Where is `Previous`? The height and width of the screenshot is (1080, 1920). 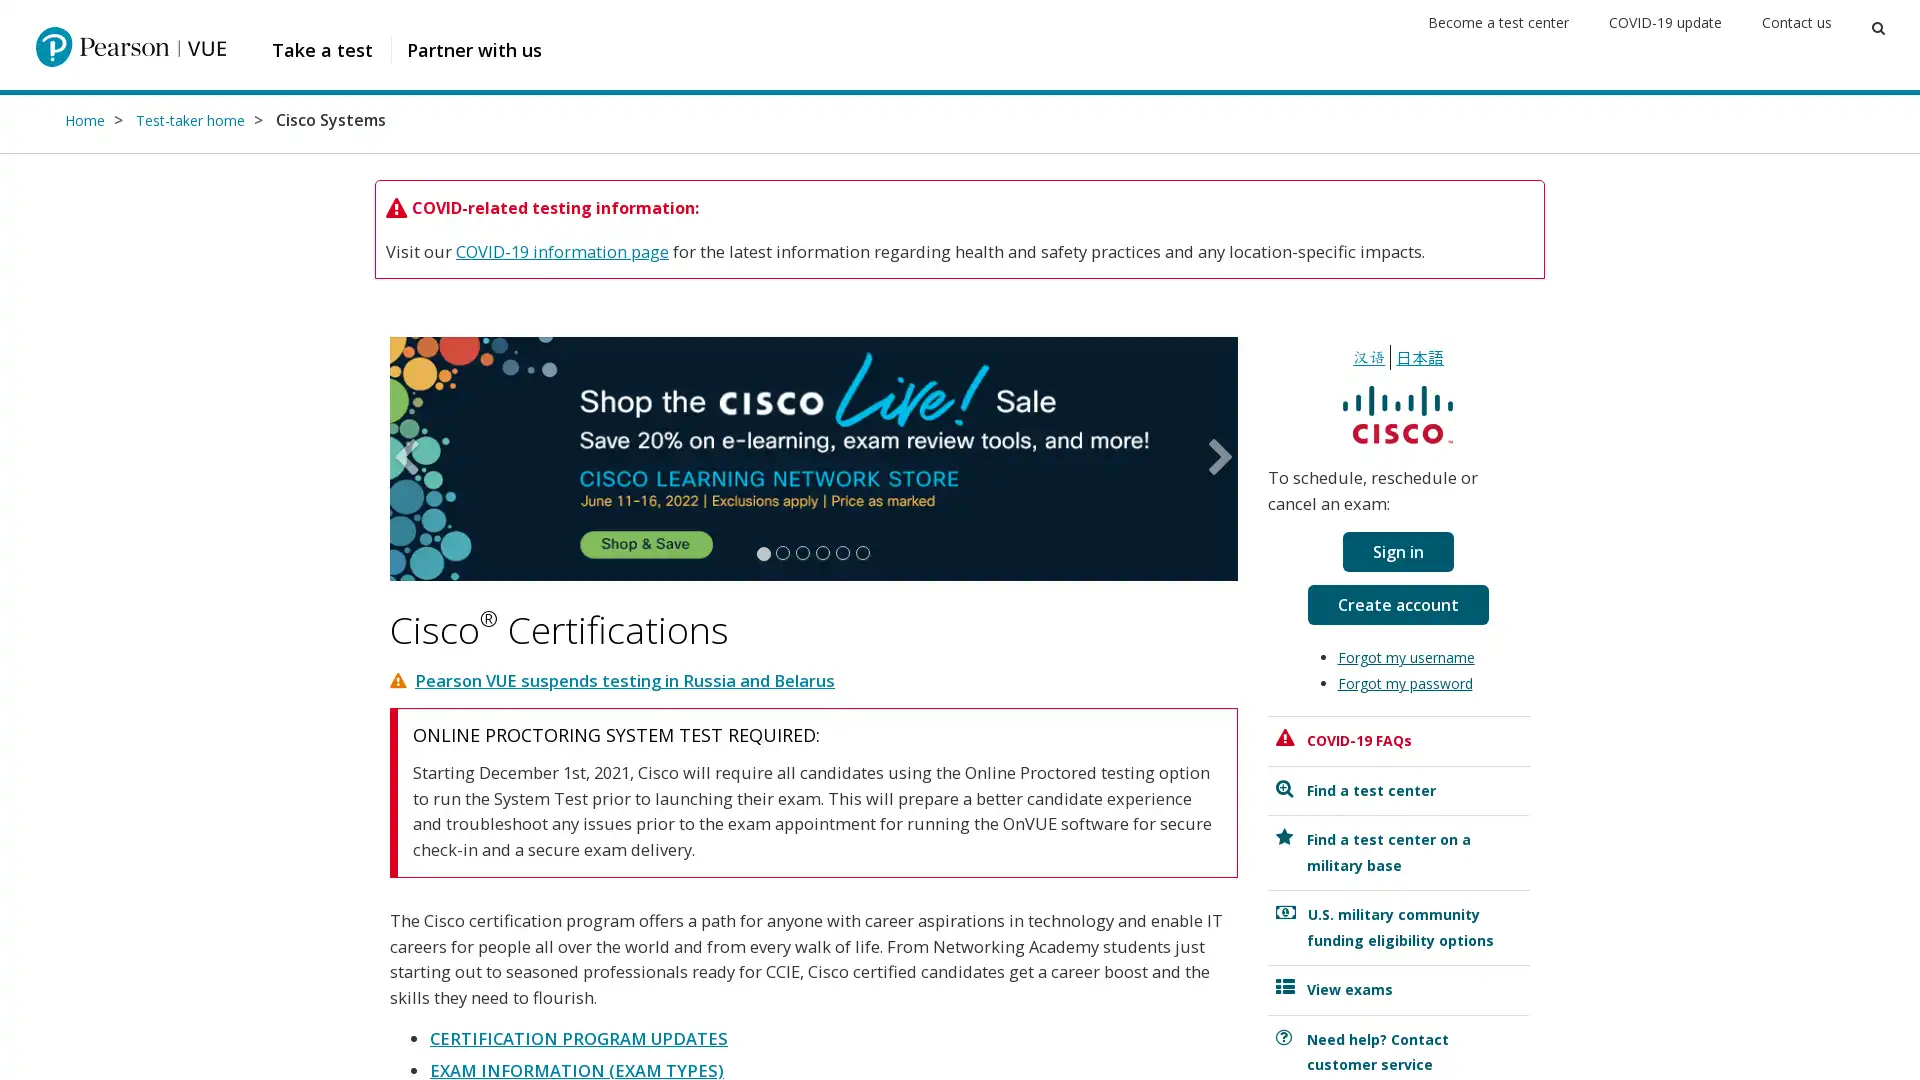
Previous is located at coordinates (408, 458).